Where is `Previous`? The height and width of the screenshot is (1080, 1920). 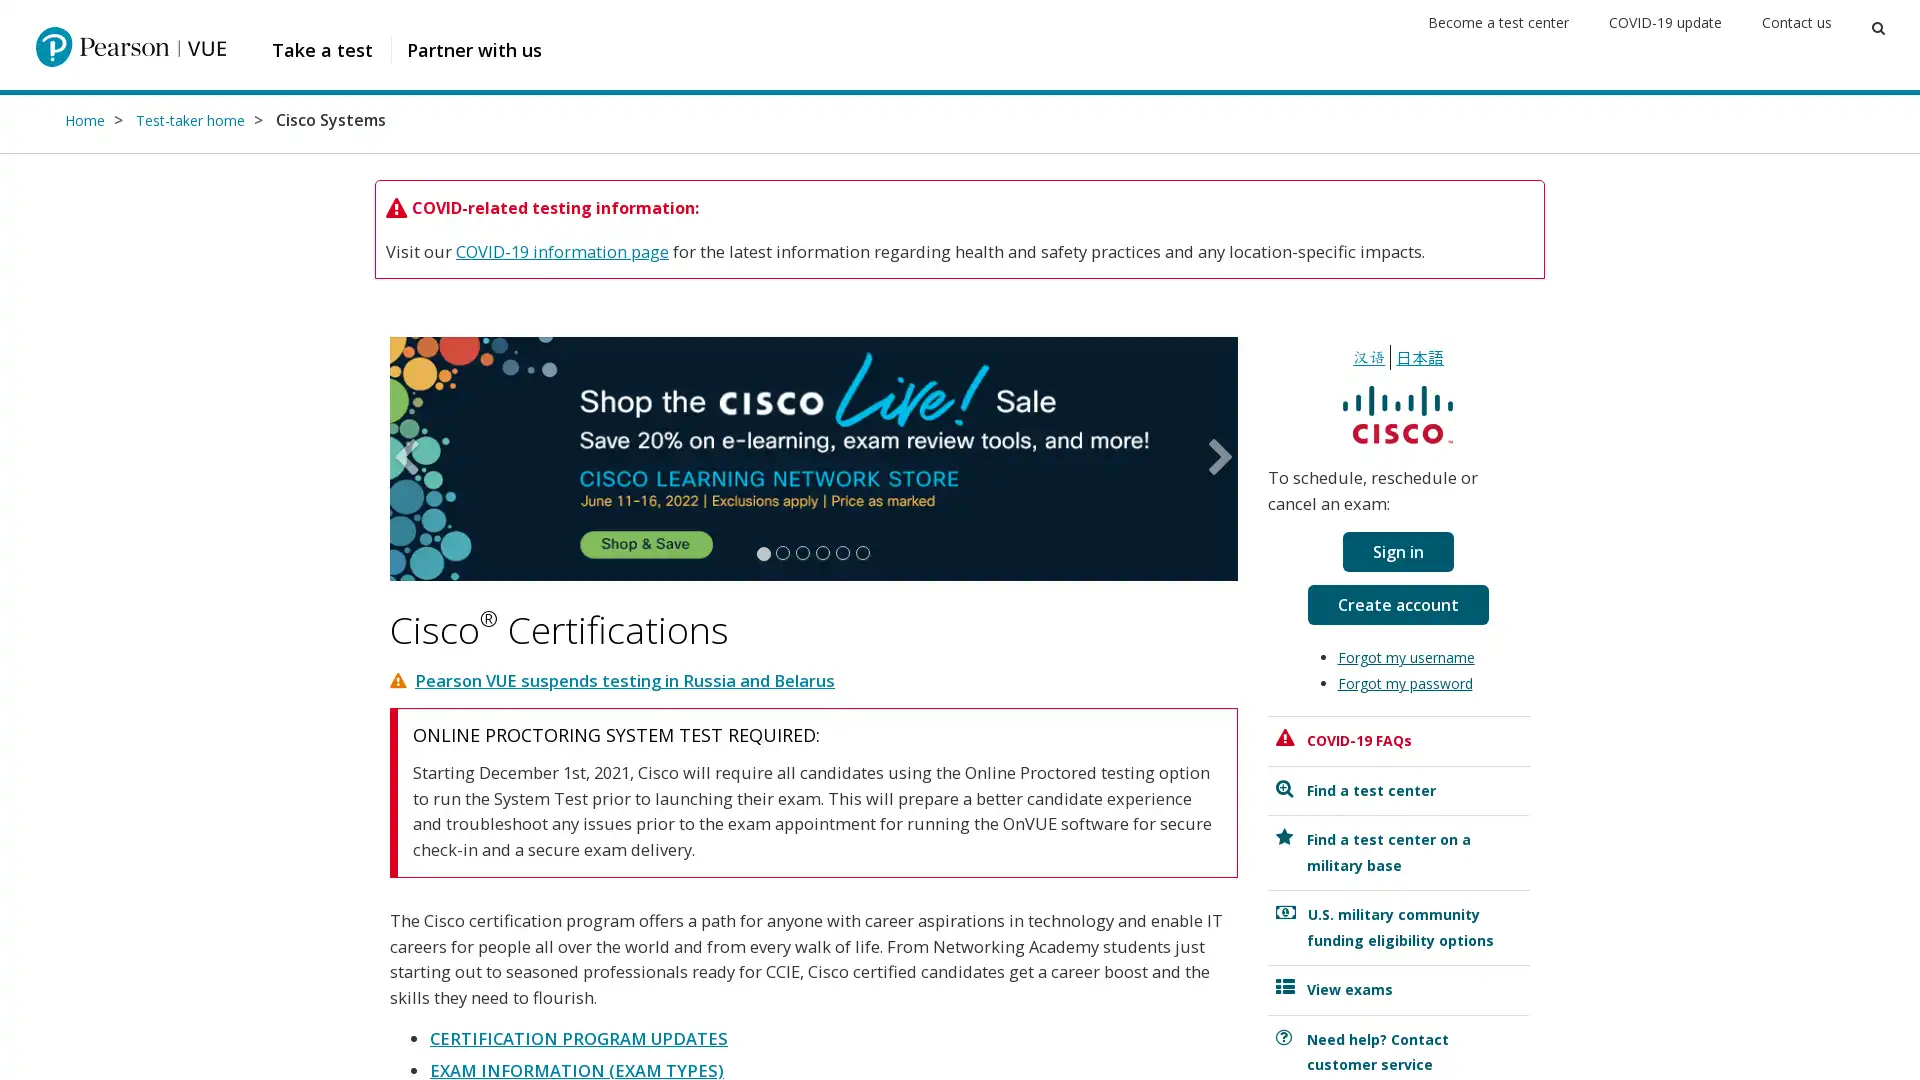
Previous is located at coordinates (408, 458).